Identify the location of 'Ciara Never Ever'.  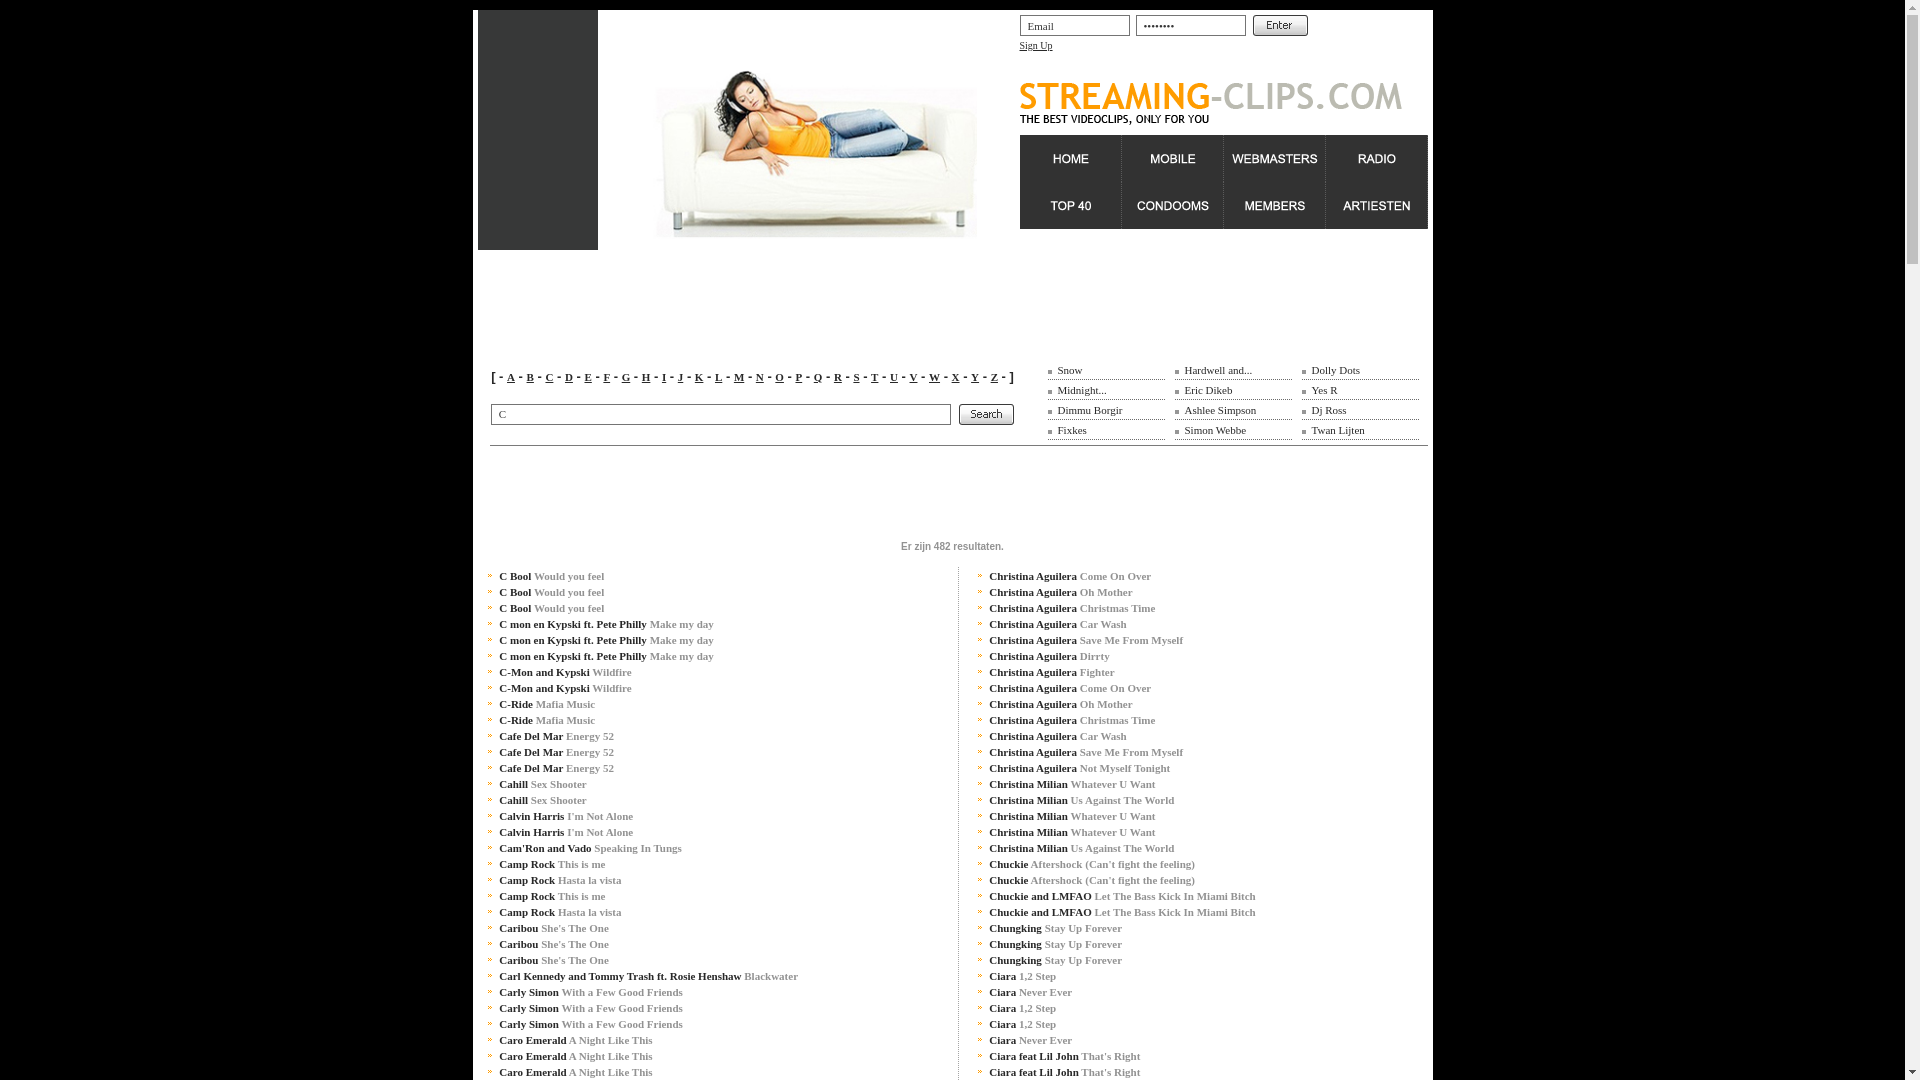
(988, 1039).